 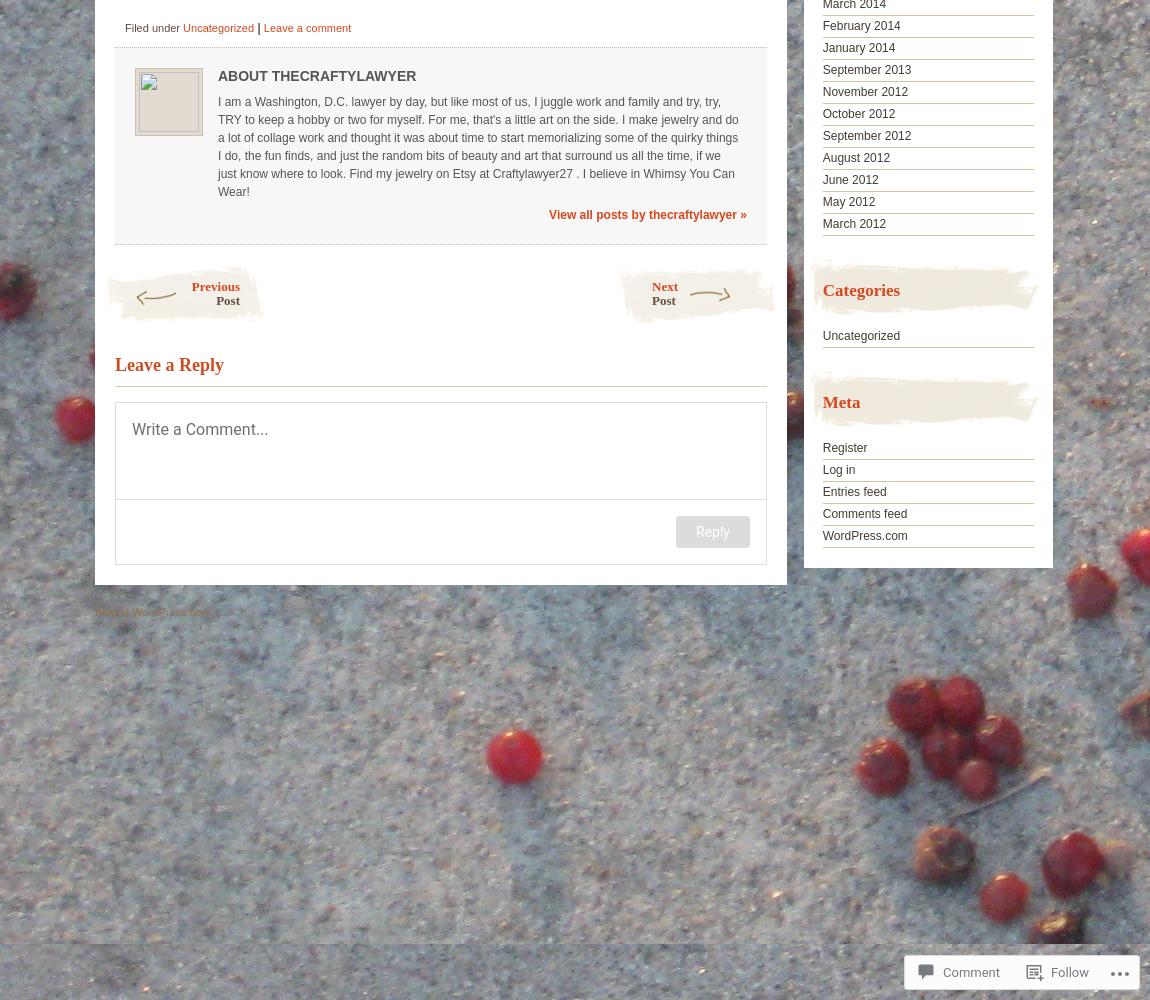 What do you see at coordinates (843, 447) in the screenshot?
I see `'Register'` at bounding box center [843, 447].